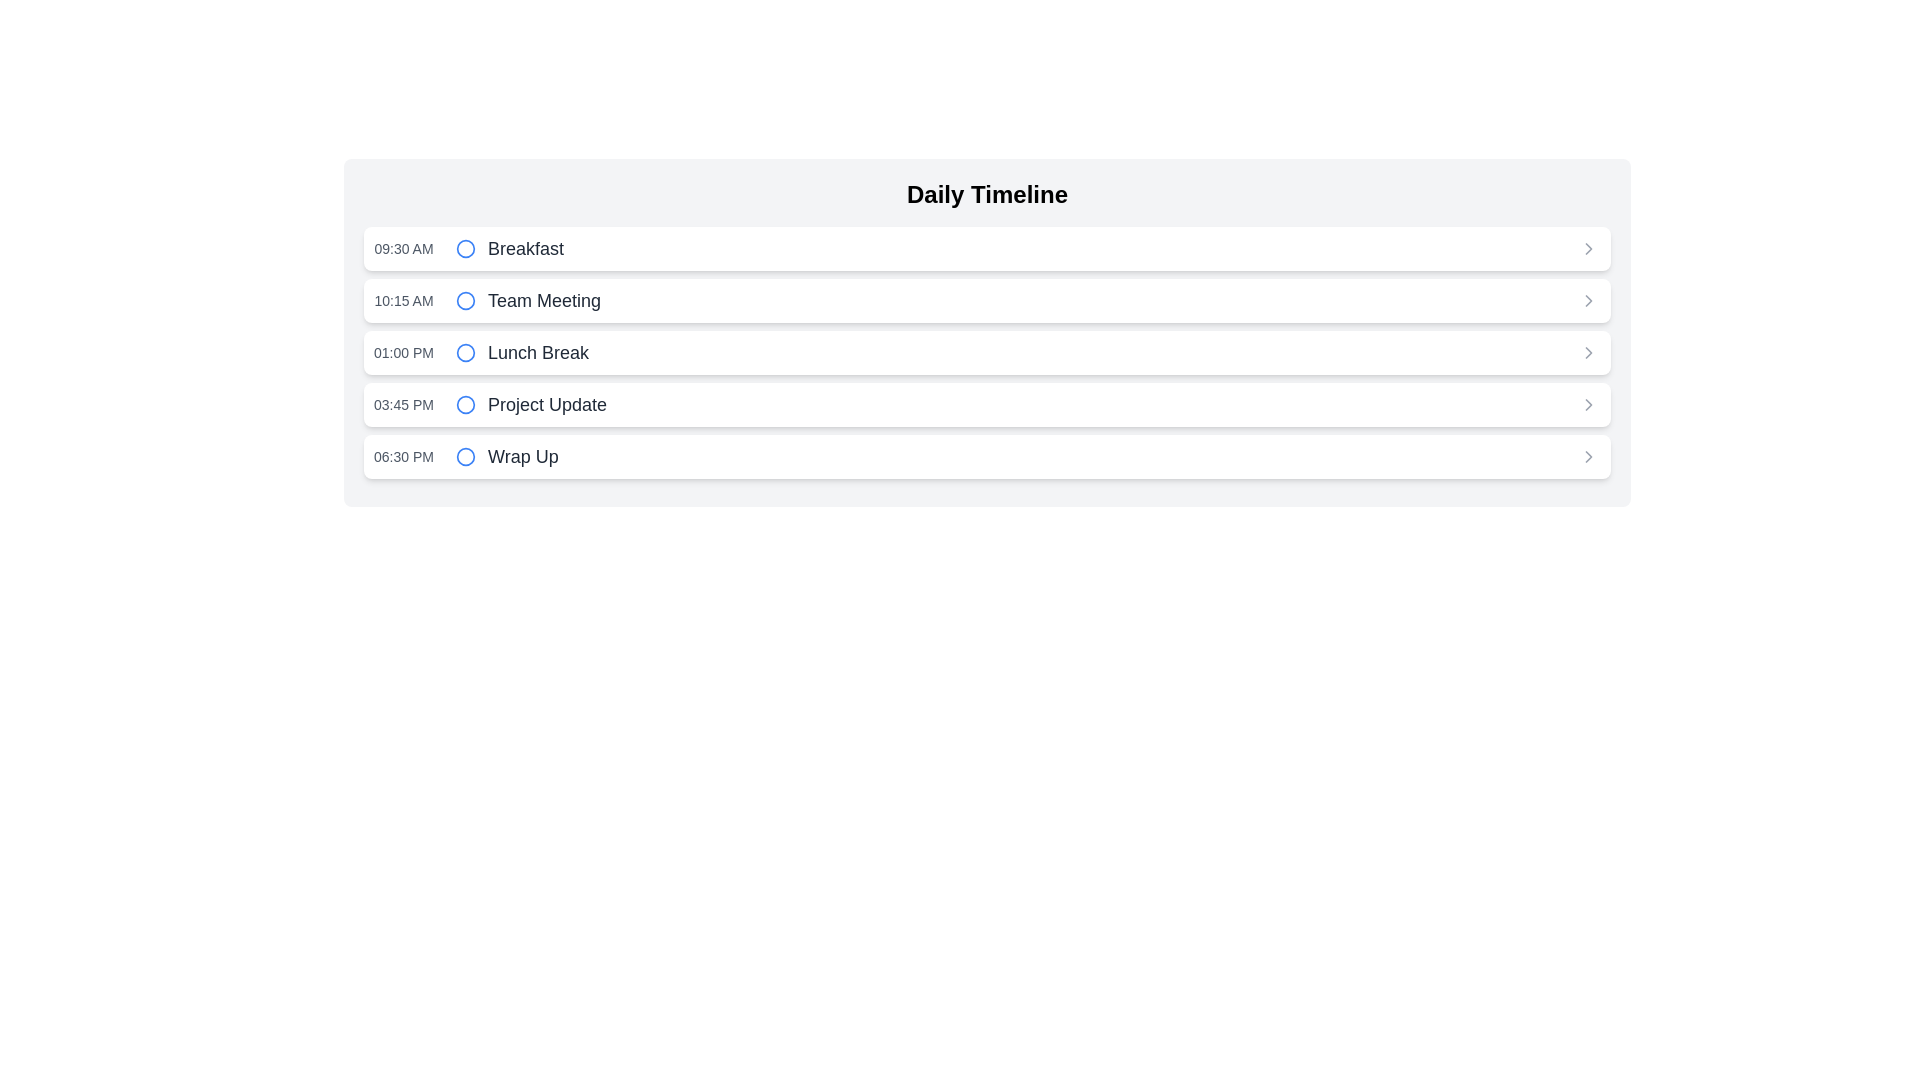 The width and height of the screenshot is (1920, 1080). Describe the element at coordinates (402, 405) in the screenshot. I see `displayed time from the text label that shows '03:45 PM', which is aligned to the center and located within a schedule entry interface` at that location.